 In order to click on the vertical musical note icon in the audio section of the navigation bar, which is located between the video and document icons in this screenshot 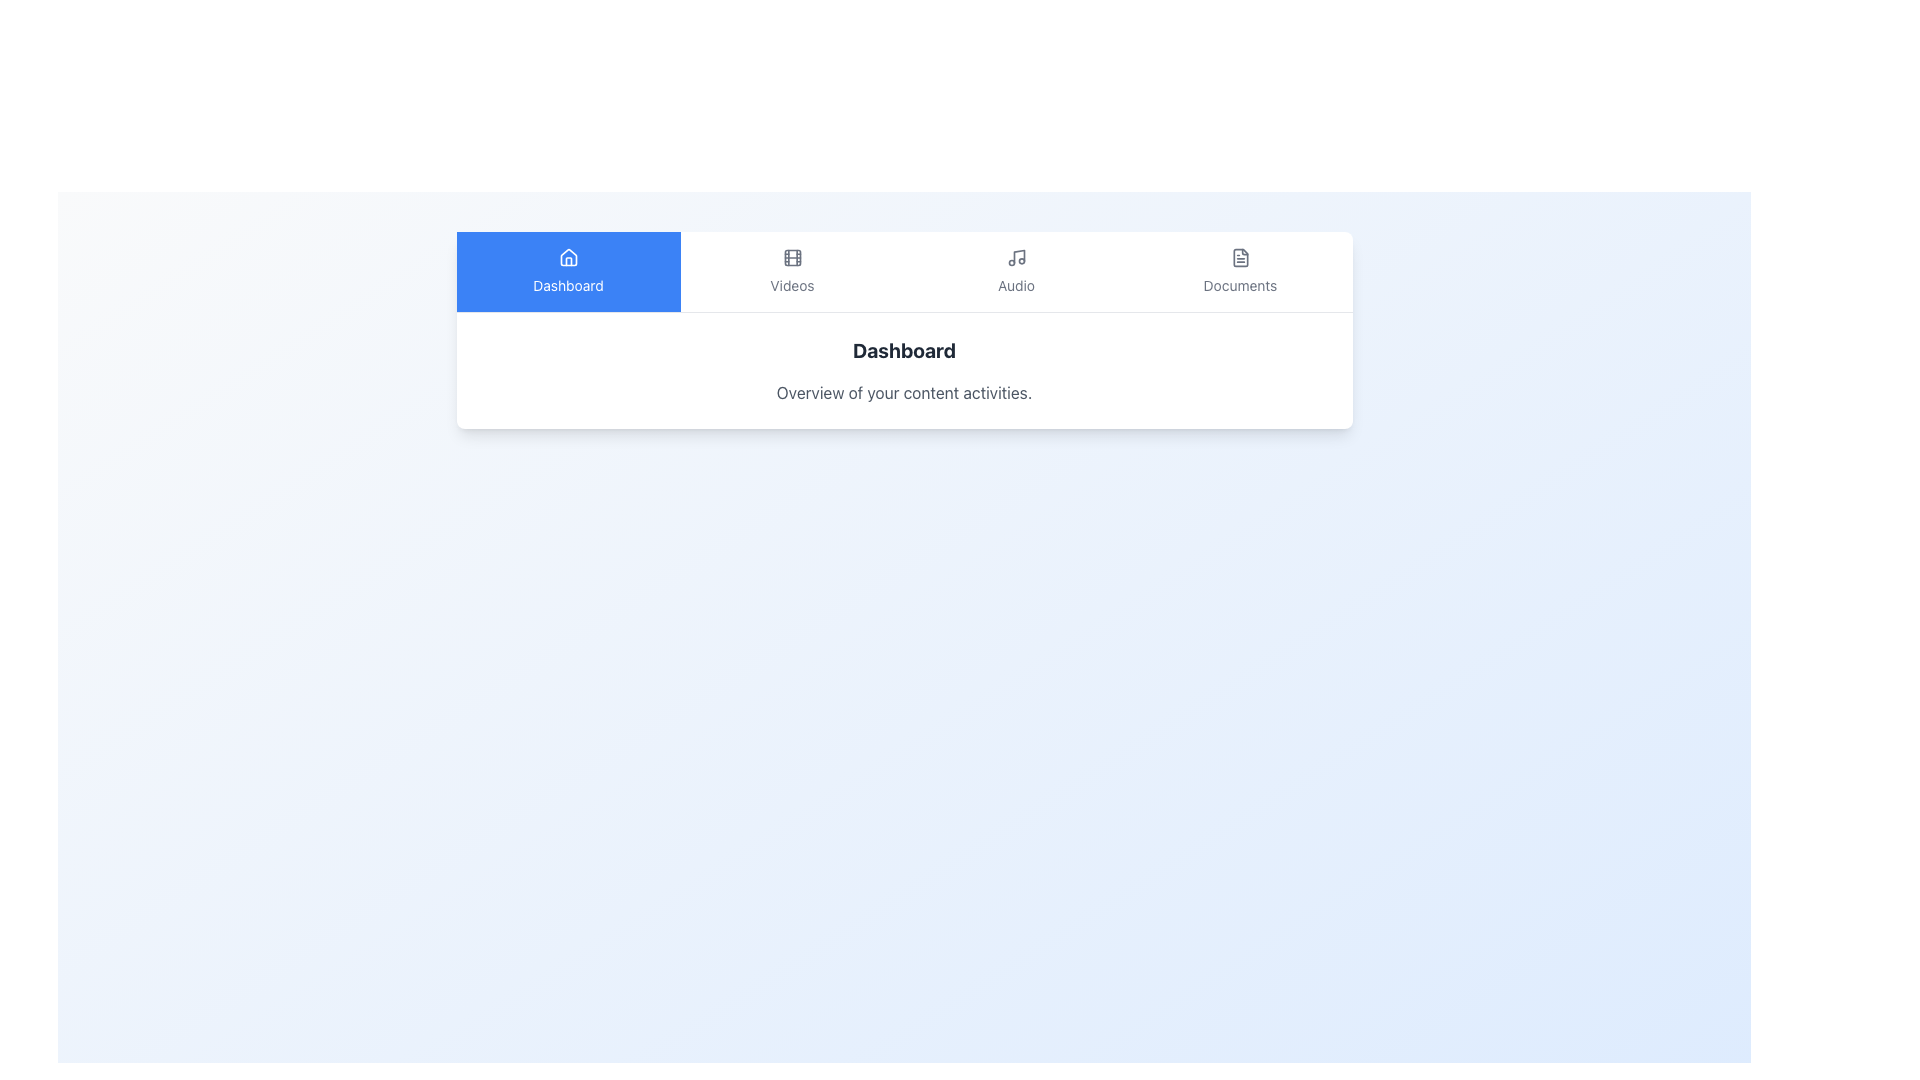, I will do `click(1018, 254)`.